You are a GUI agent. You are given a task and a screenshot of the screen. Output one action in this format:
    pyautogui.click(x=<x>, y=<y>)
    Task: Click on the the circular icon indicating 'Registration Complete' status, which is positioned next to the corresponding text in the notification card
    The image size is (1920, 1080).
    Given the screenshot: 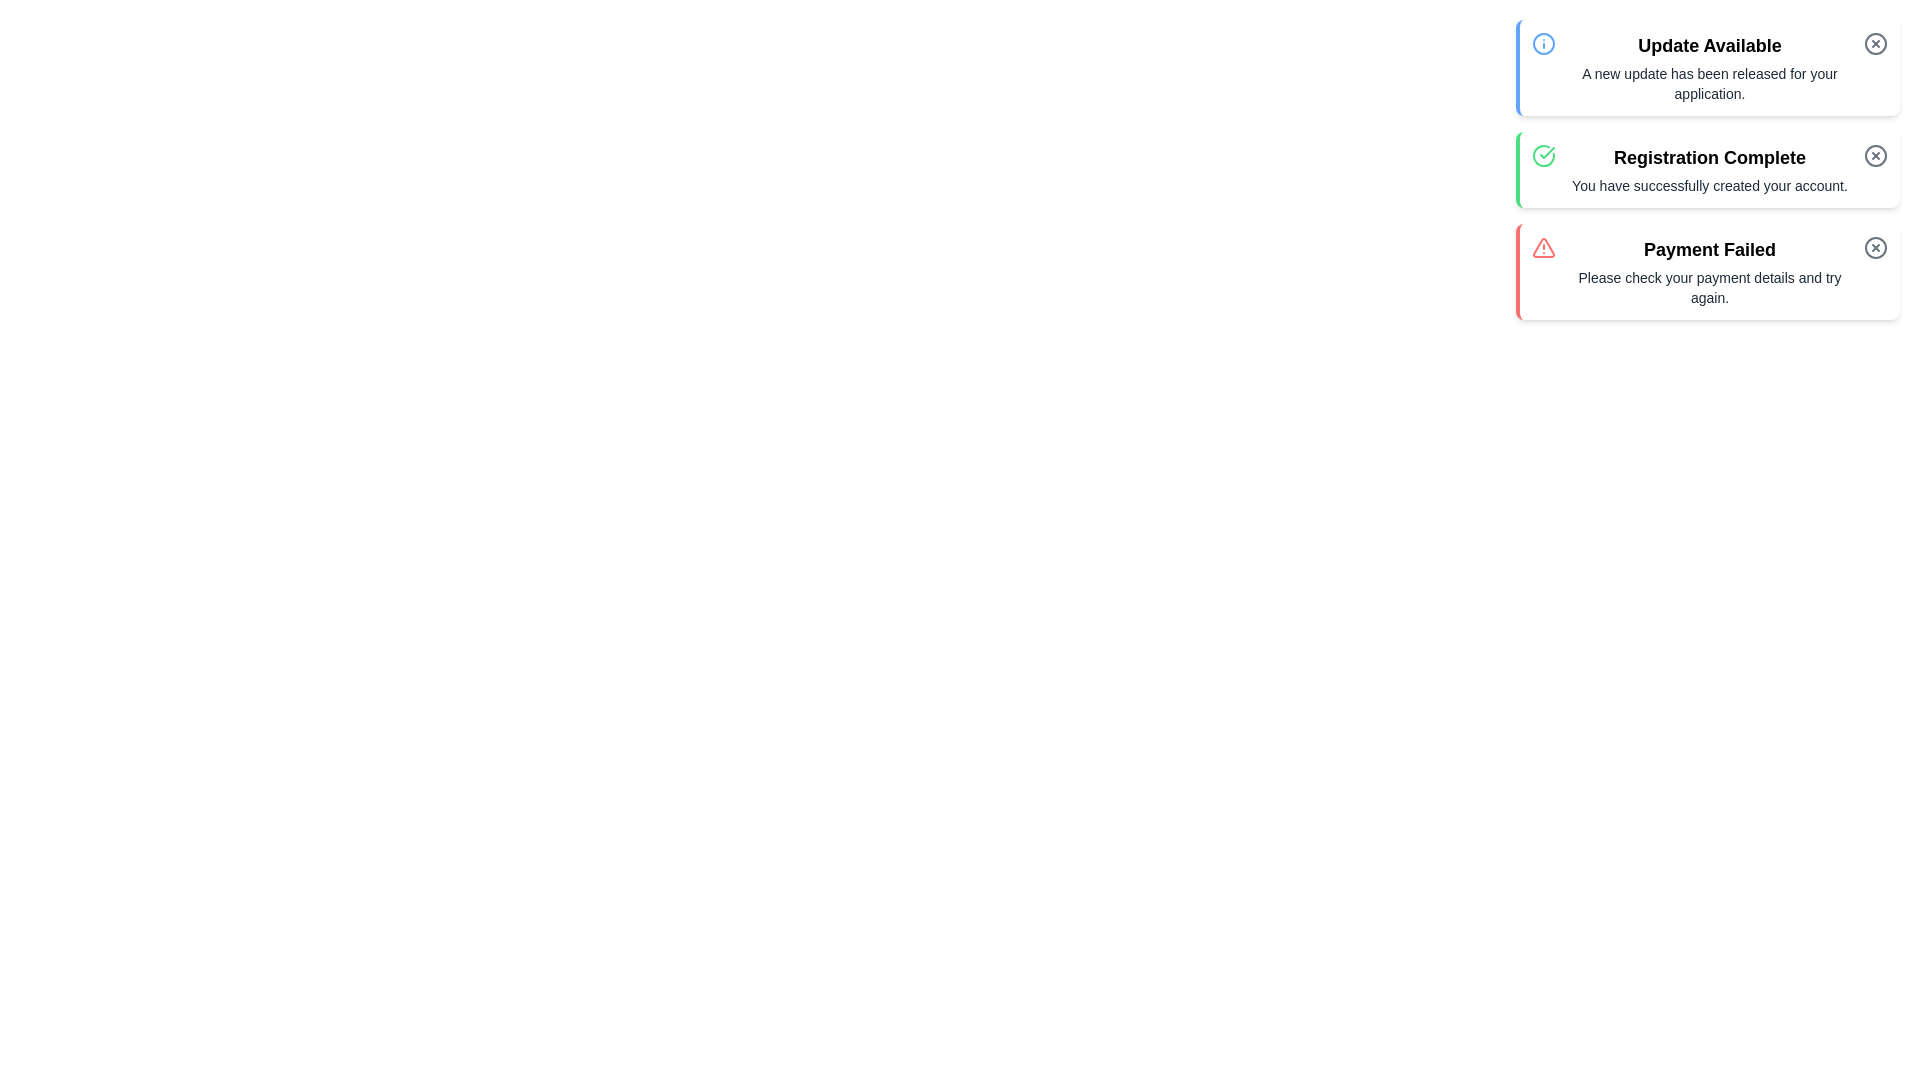 What is the action you would take?
    pyautogui.click(x=1875, y=154)
    